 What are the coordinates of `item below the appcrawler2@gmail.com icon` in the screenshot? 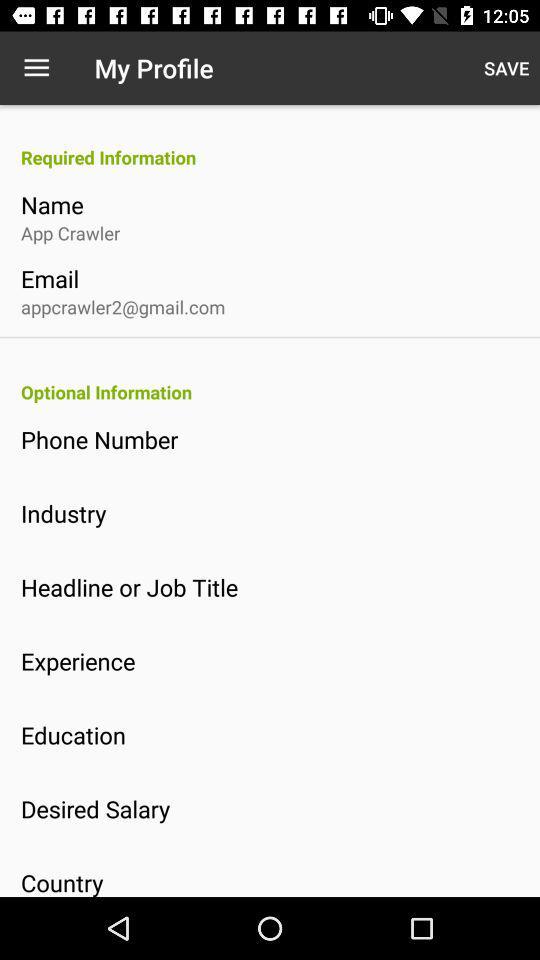 It's located at (279, 391).